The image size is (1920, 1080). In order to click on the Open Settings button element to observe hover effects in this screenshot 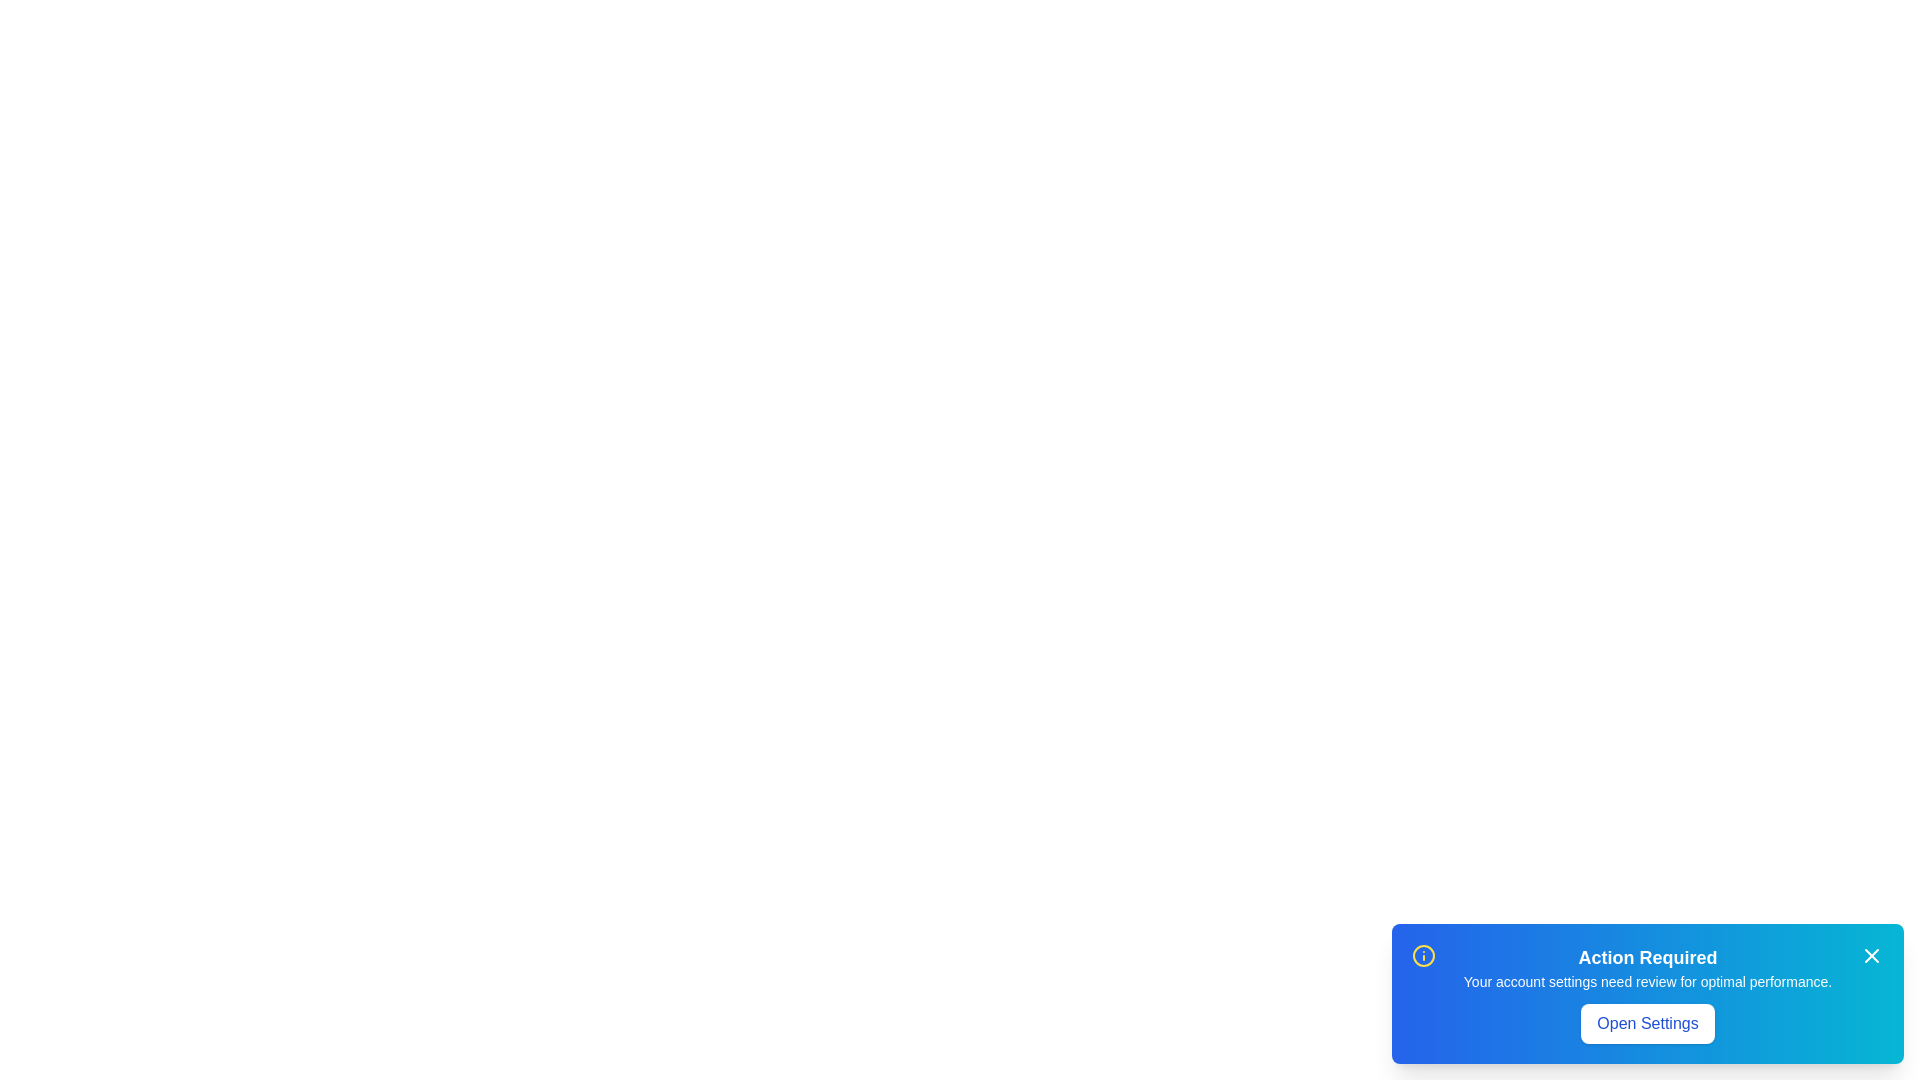, I will do `click(1647, 1023)`.